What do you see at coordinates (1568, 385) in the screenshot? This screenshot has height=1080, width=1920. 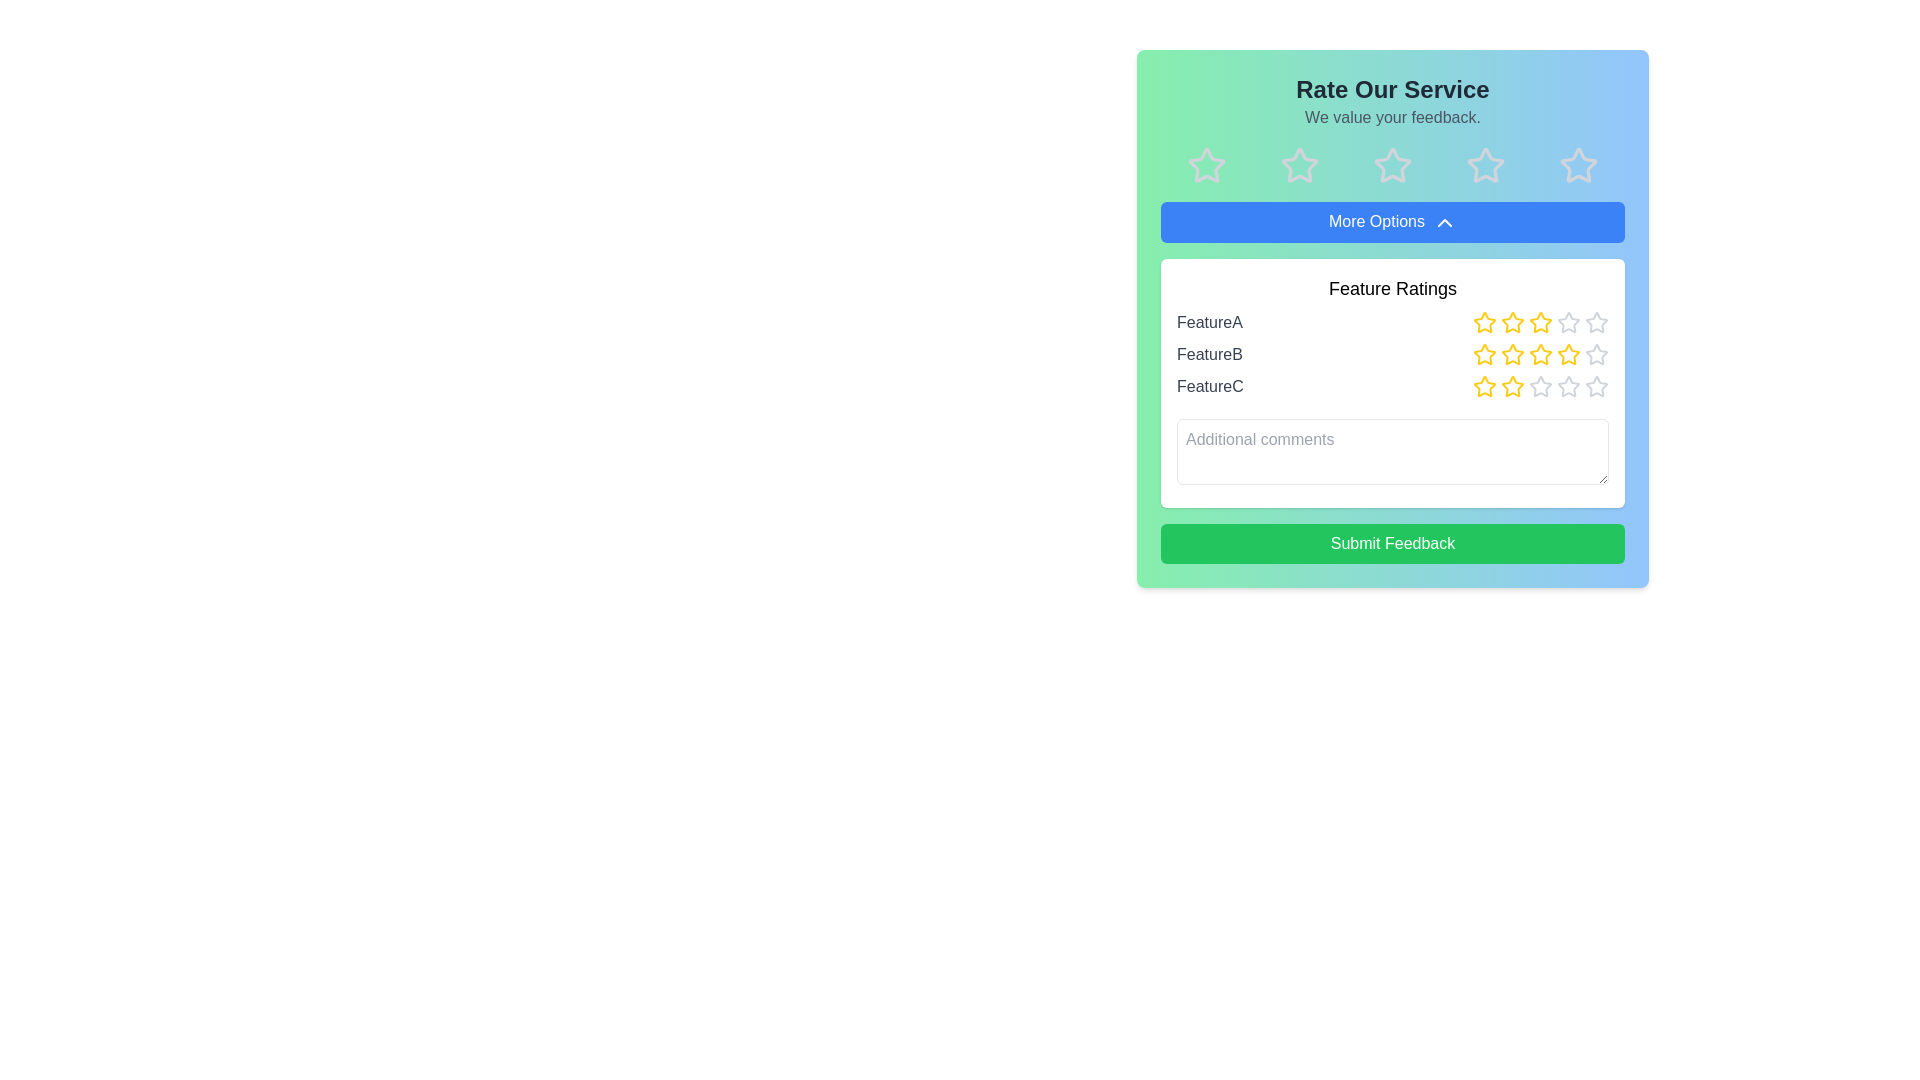 I see `the fifth star in the rating system under the 'FeatureC' label` at bounding box center [1568, 385].